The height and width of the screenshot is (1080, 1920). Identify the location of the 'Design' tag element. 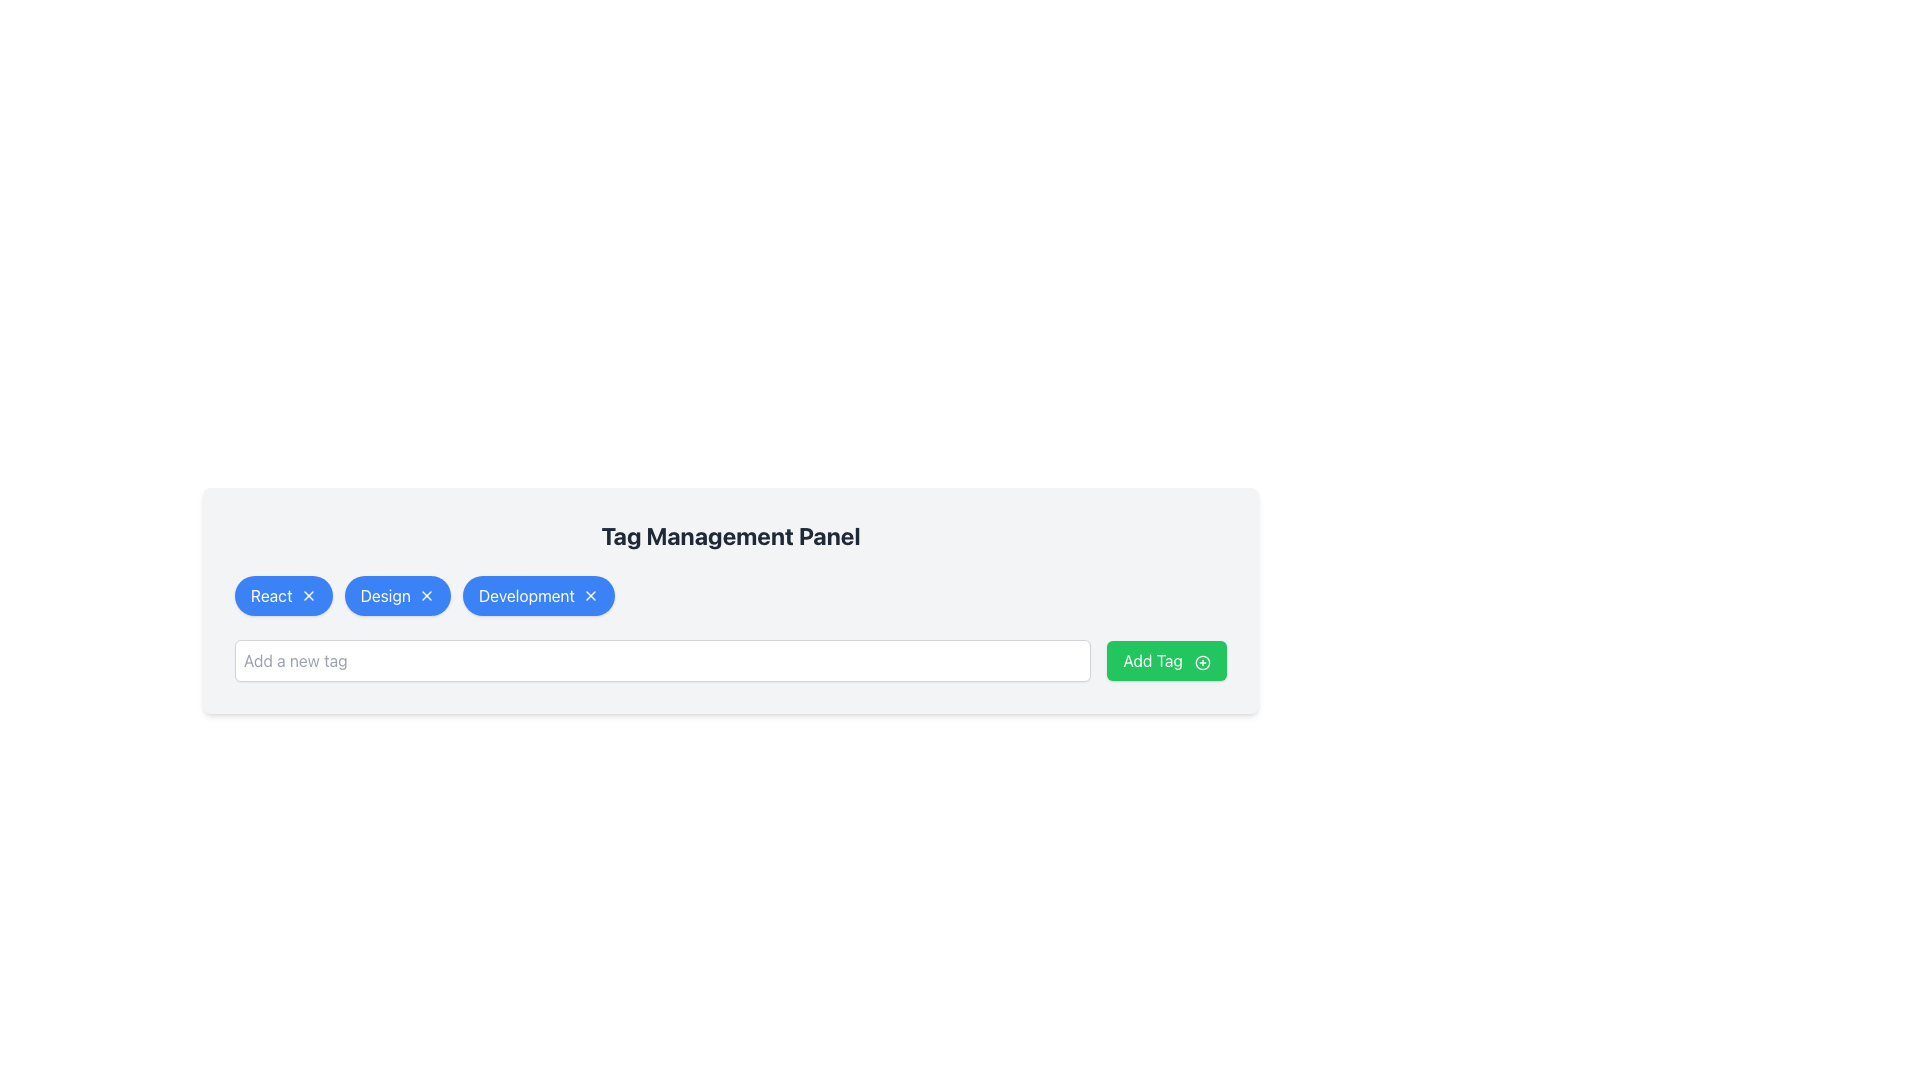
(397, 595).